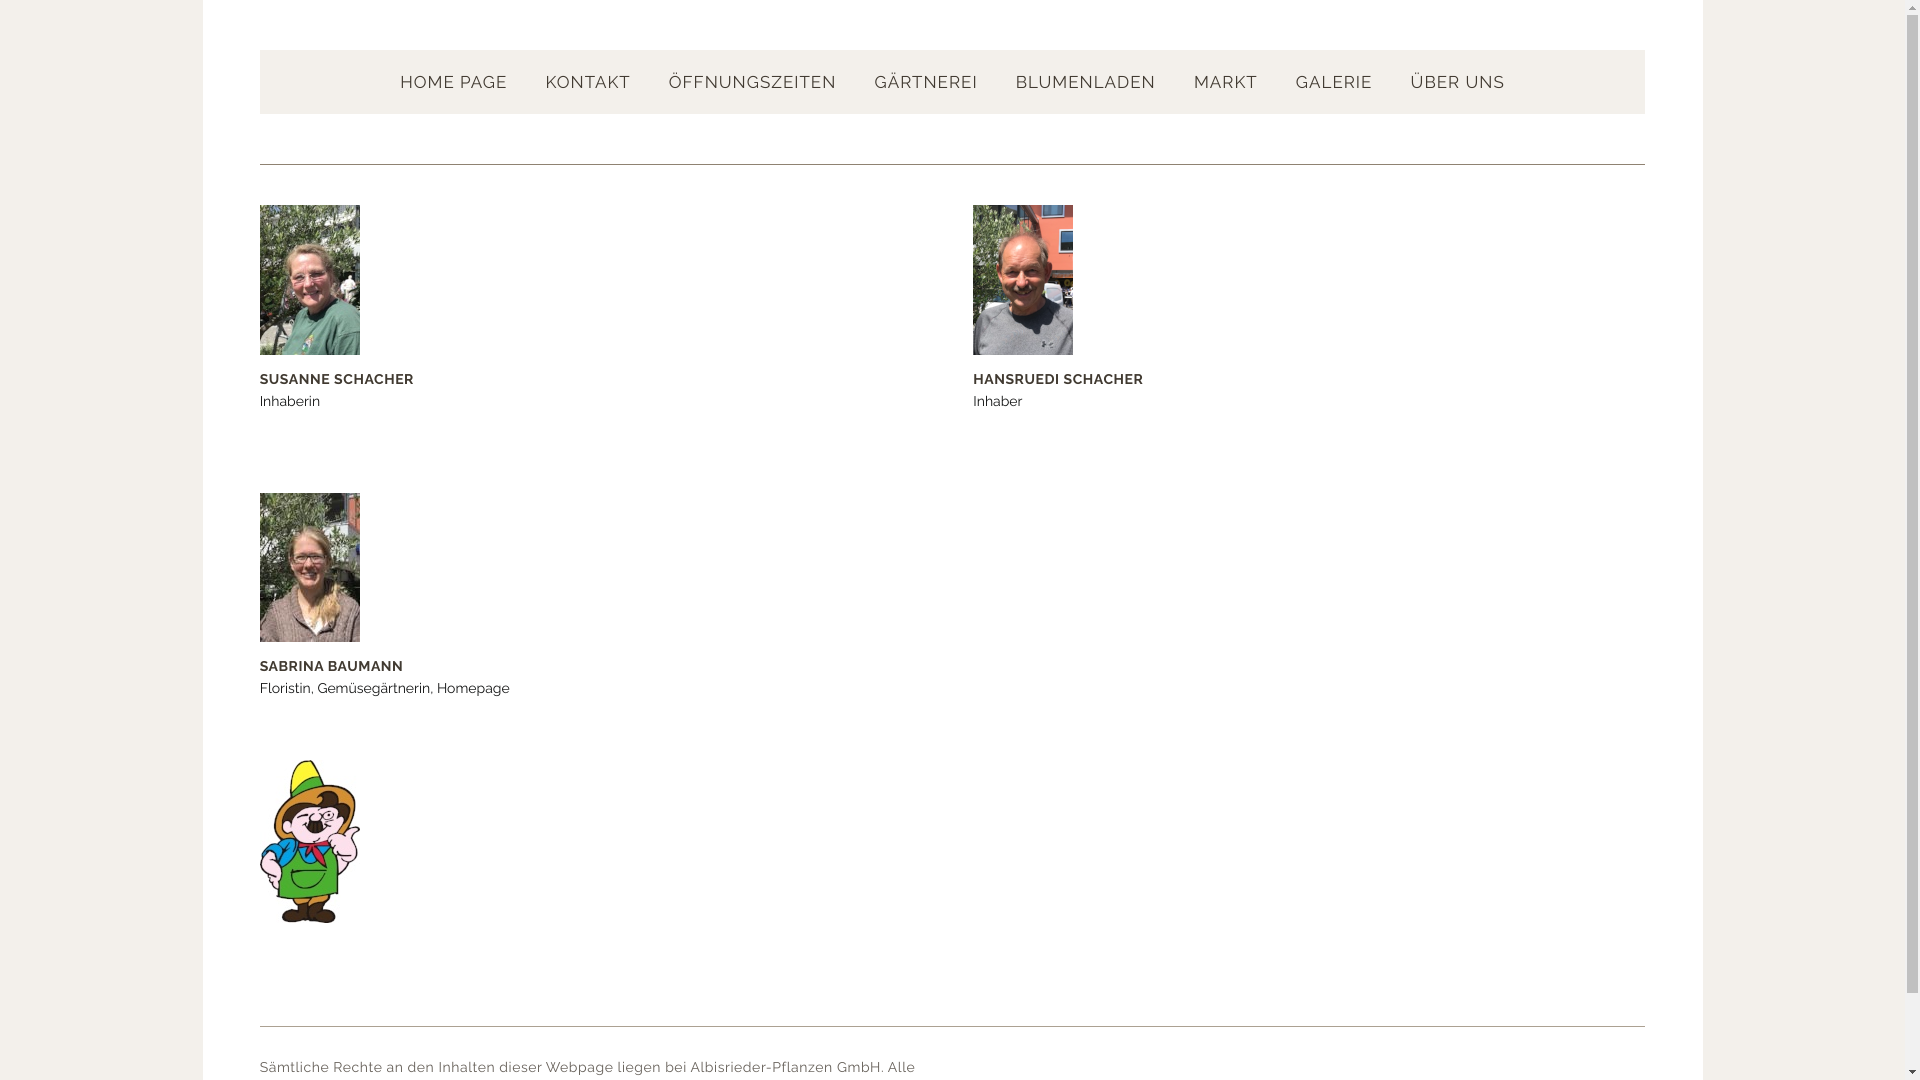 This screenshot has height=1080, width=1920. What do you see at coordinates (309, 280) in the screenshot?
I see `'Susanne Schacher'` at bounding box center [309, 280].